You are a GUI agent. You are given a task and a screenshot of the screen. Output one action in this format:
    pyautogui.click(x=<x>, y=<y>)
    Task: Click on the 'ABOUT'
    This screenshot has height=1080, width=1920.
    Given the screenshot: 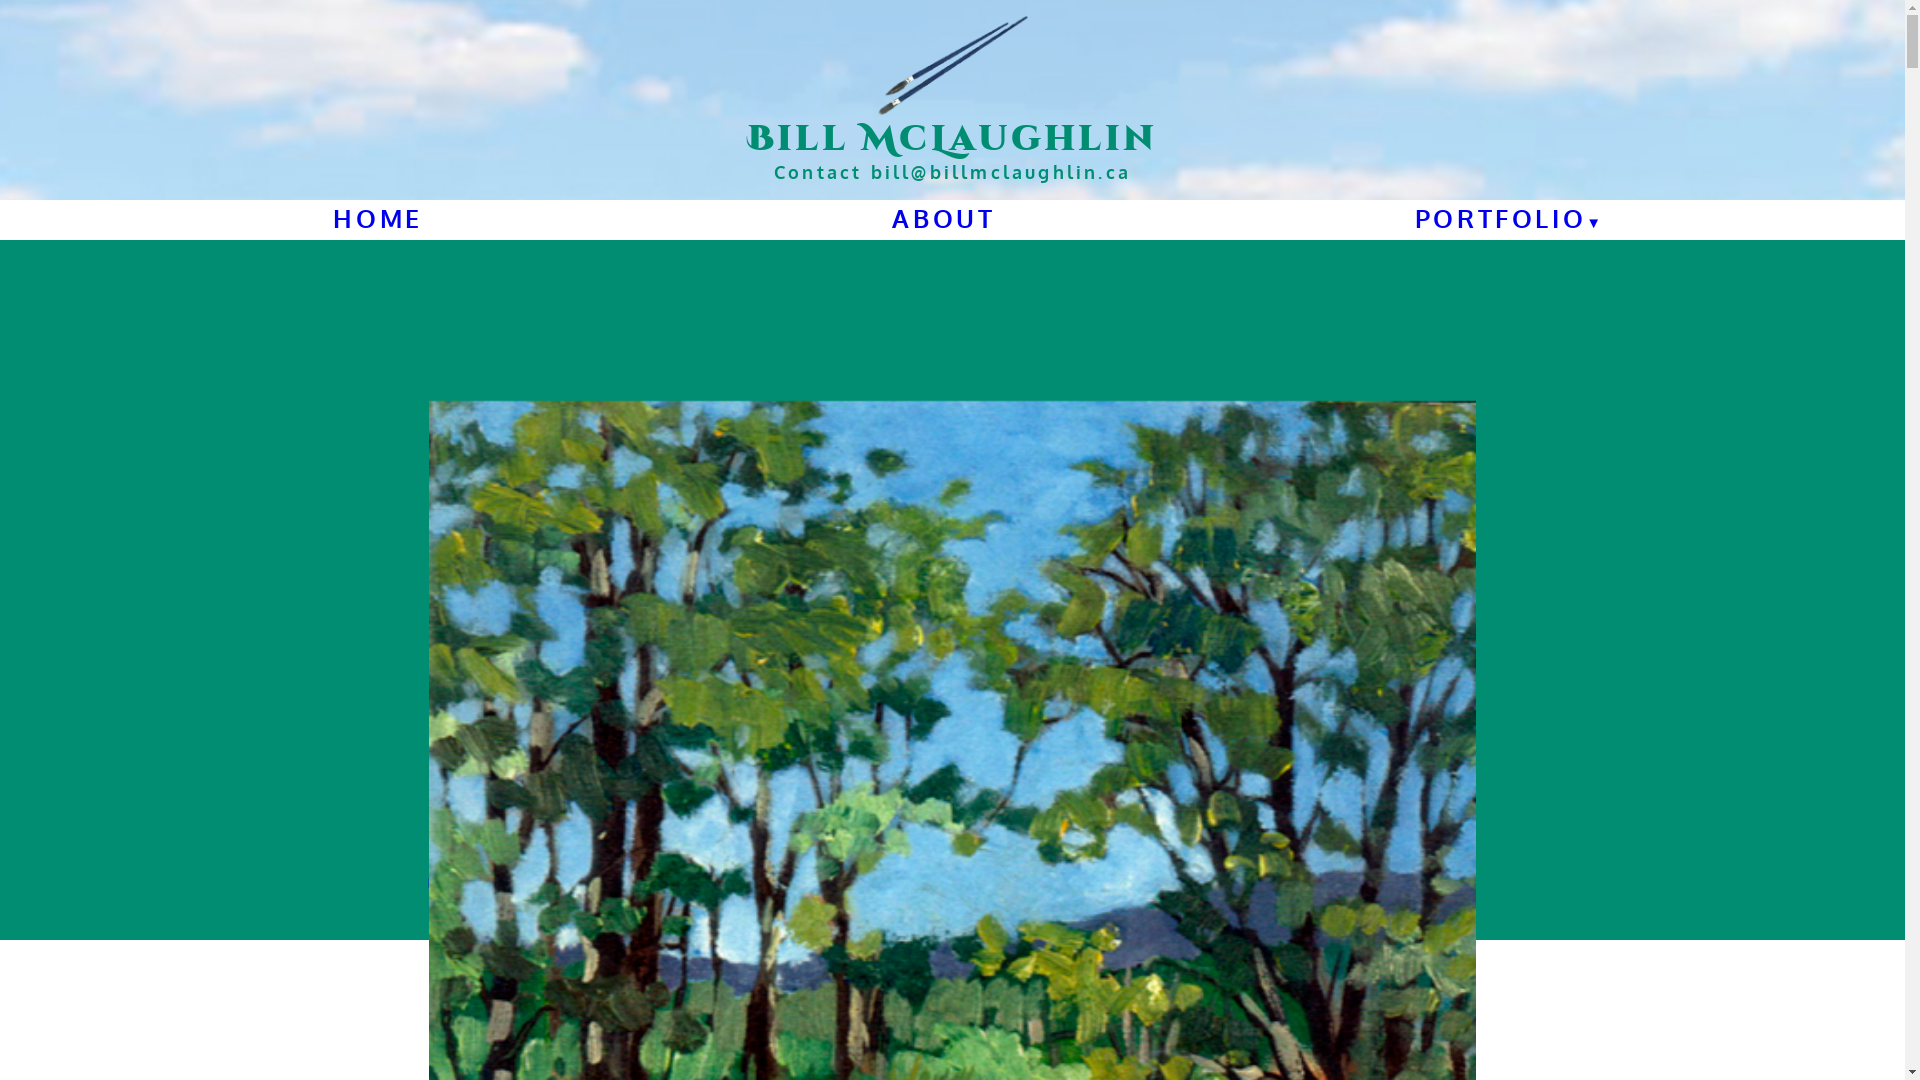 What is the action you would take?
    pyautogui.click(x=942, y=218)
    